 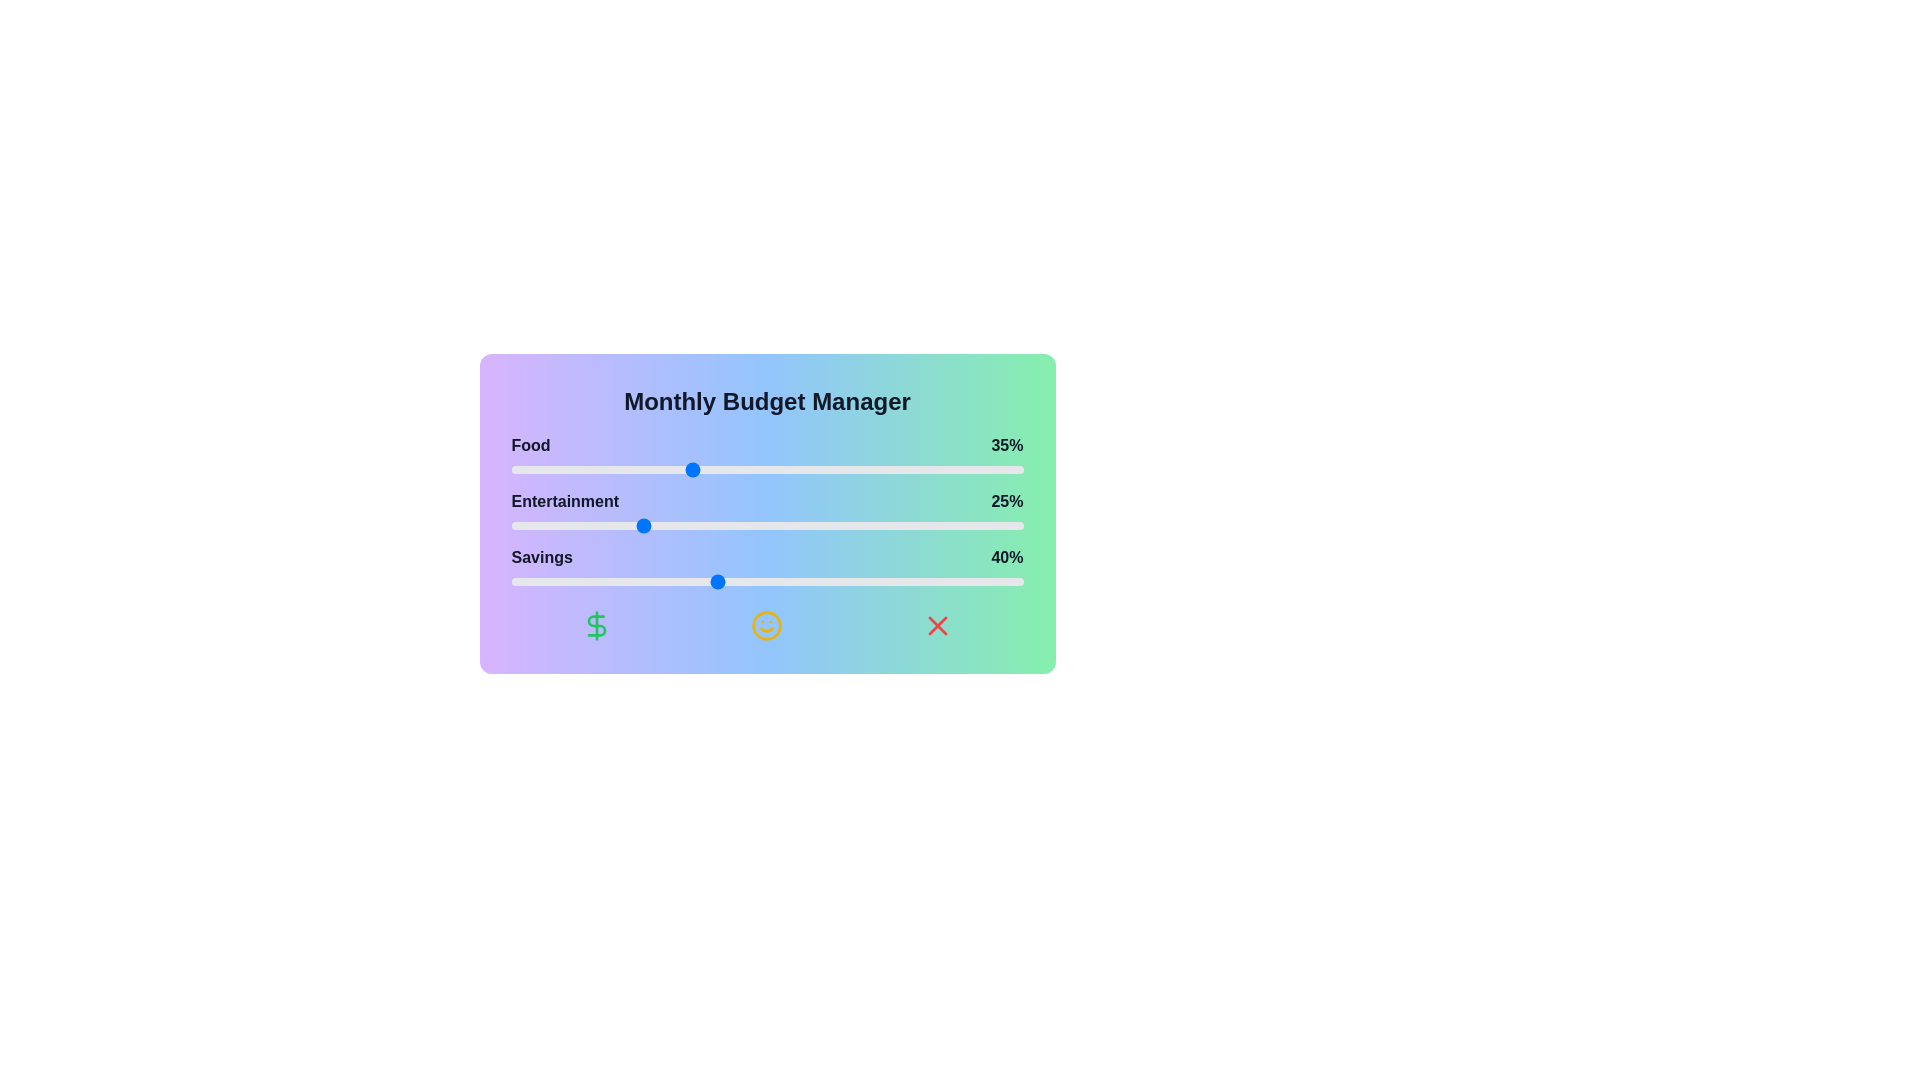 I want to click on the 'Food' slider to 97%, so click(x=1008, y=470).